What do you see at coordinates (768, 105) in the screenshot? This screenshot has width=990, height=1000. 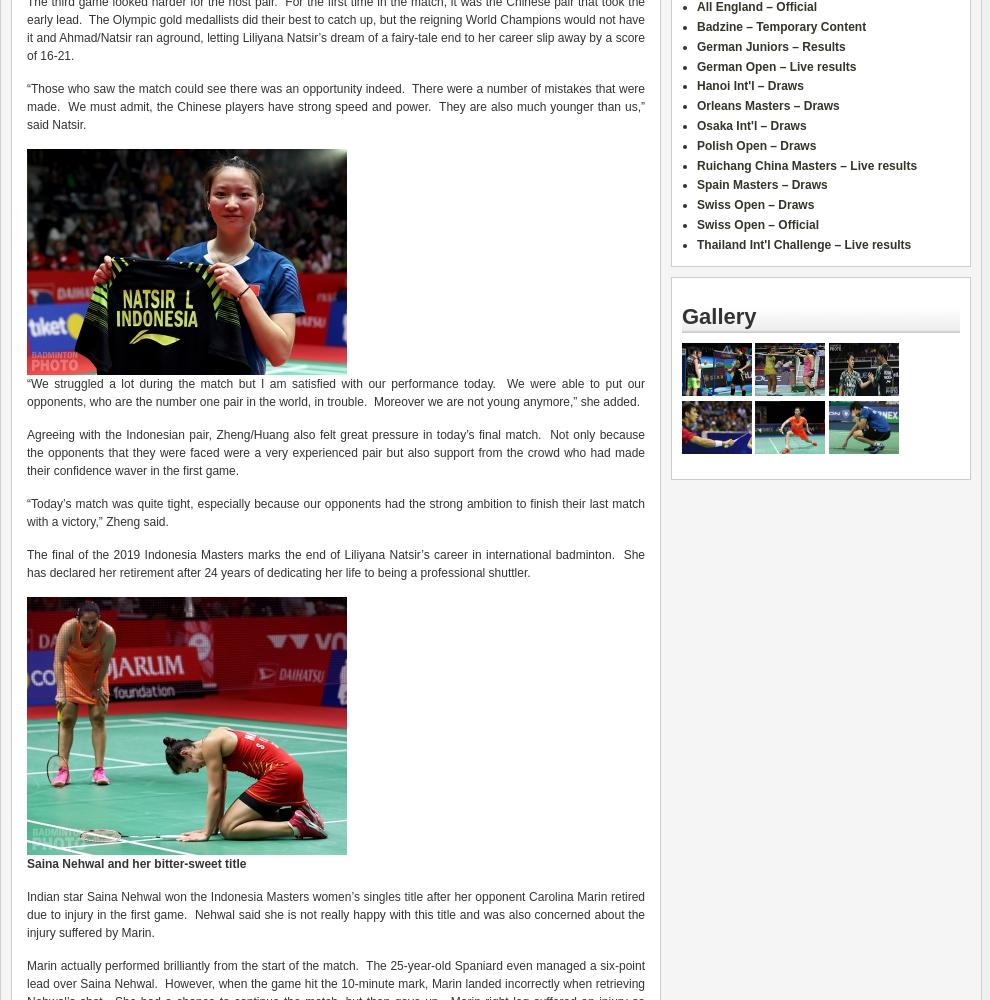 I see `'Orleans Masters – Draws'` at bounding box center [768, 105].